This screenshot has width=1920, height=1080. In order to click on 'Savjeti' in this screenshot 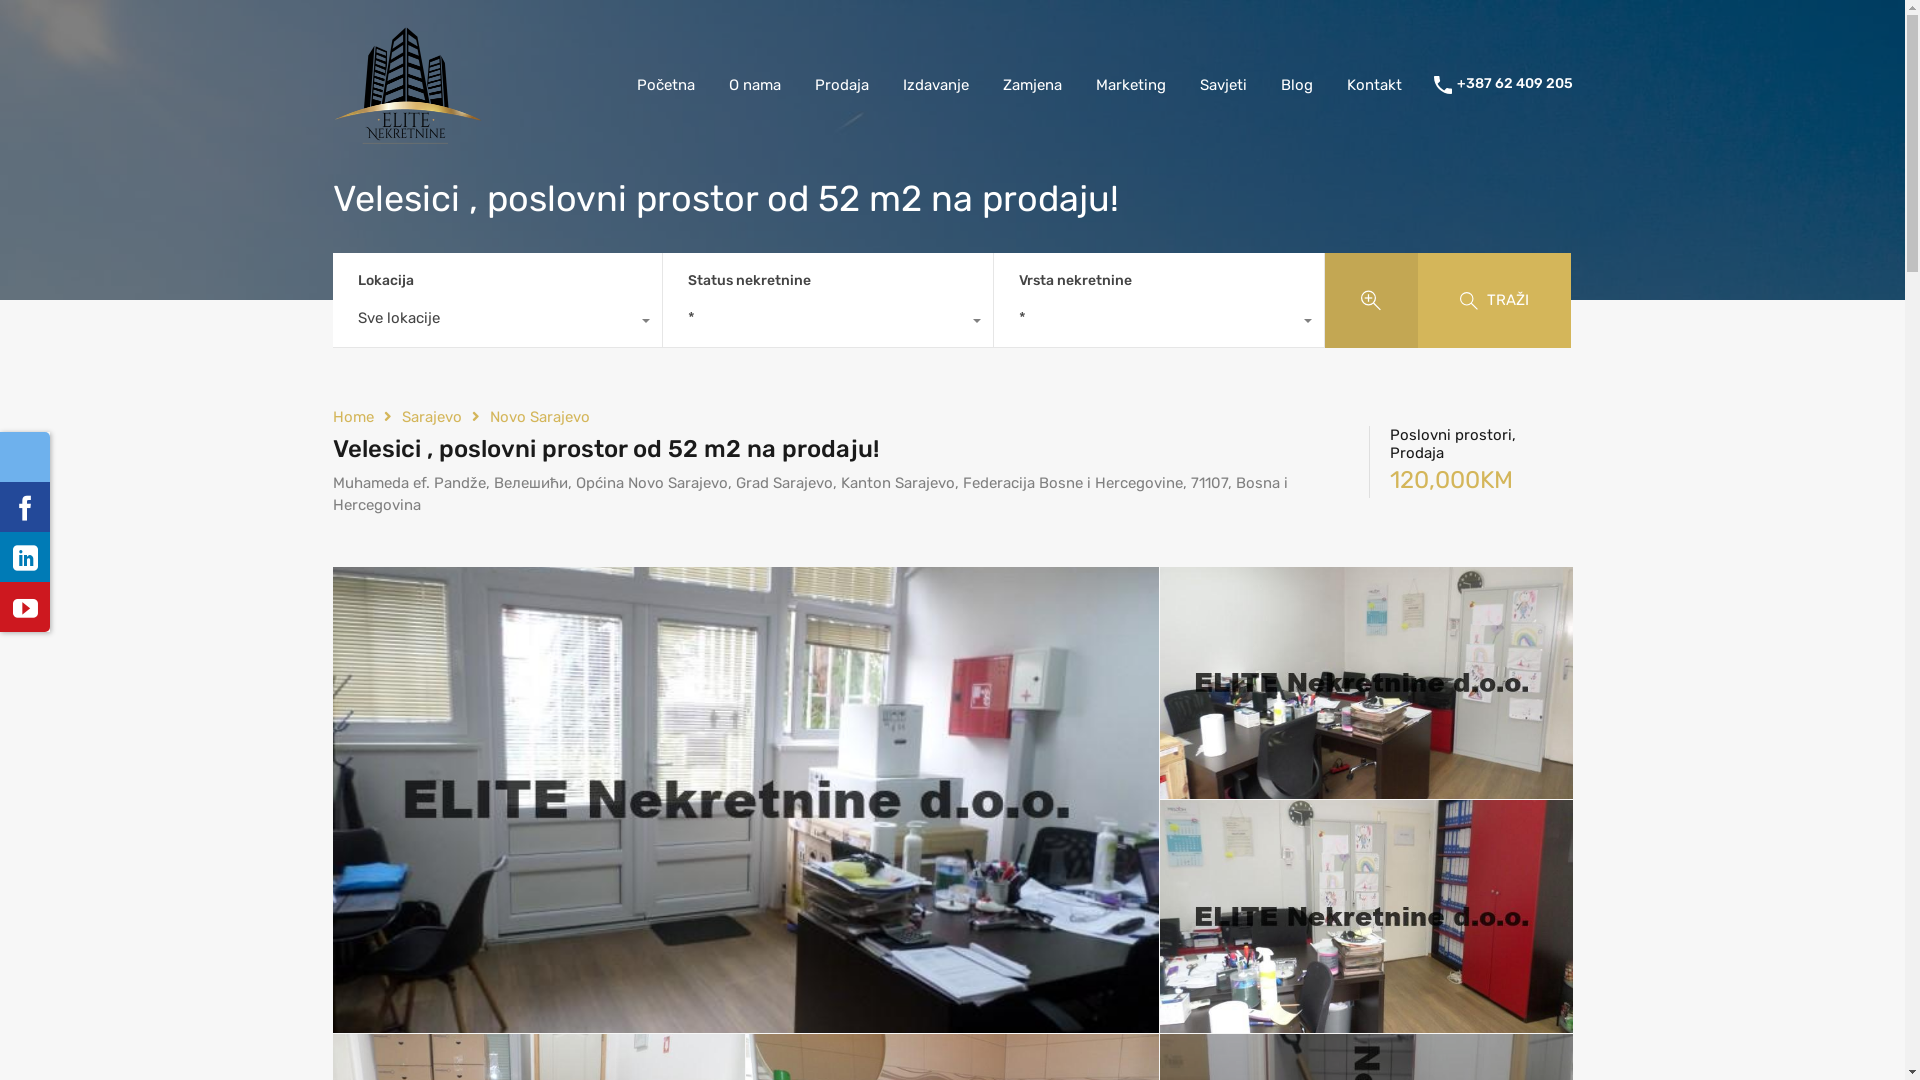, I will do `click(1181, 83)`.